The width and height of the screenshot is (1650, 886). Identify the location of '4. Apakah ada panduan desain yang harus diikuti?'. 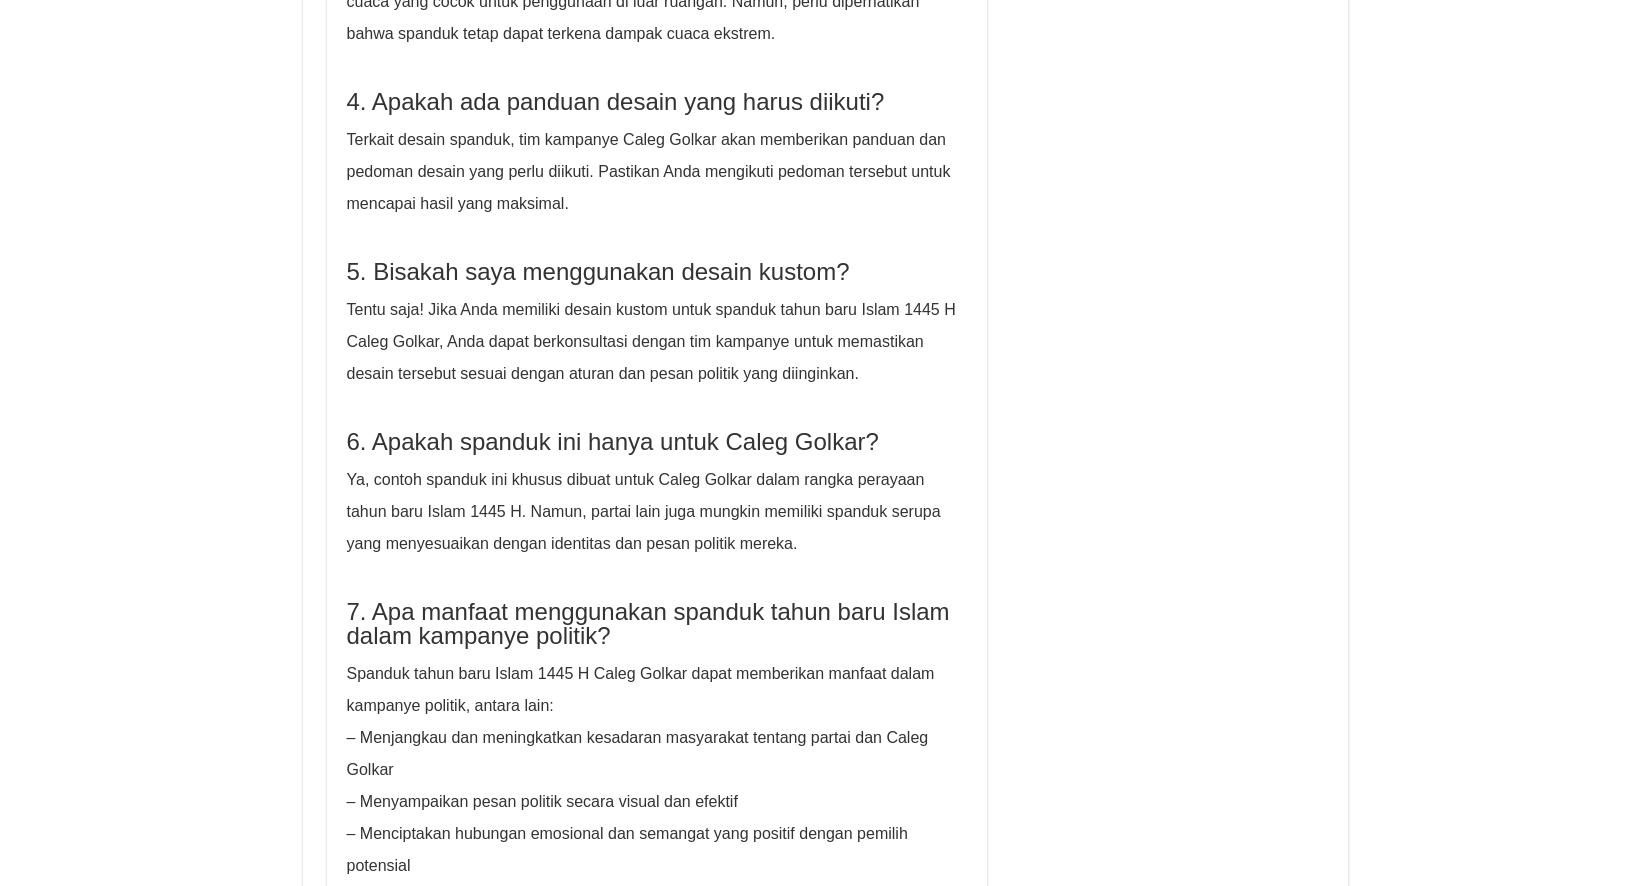
(613, 101).